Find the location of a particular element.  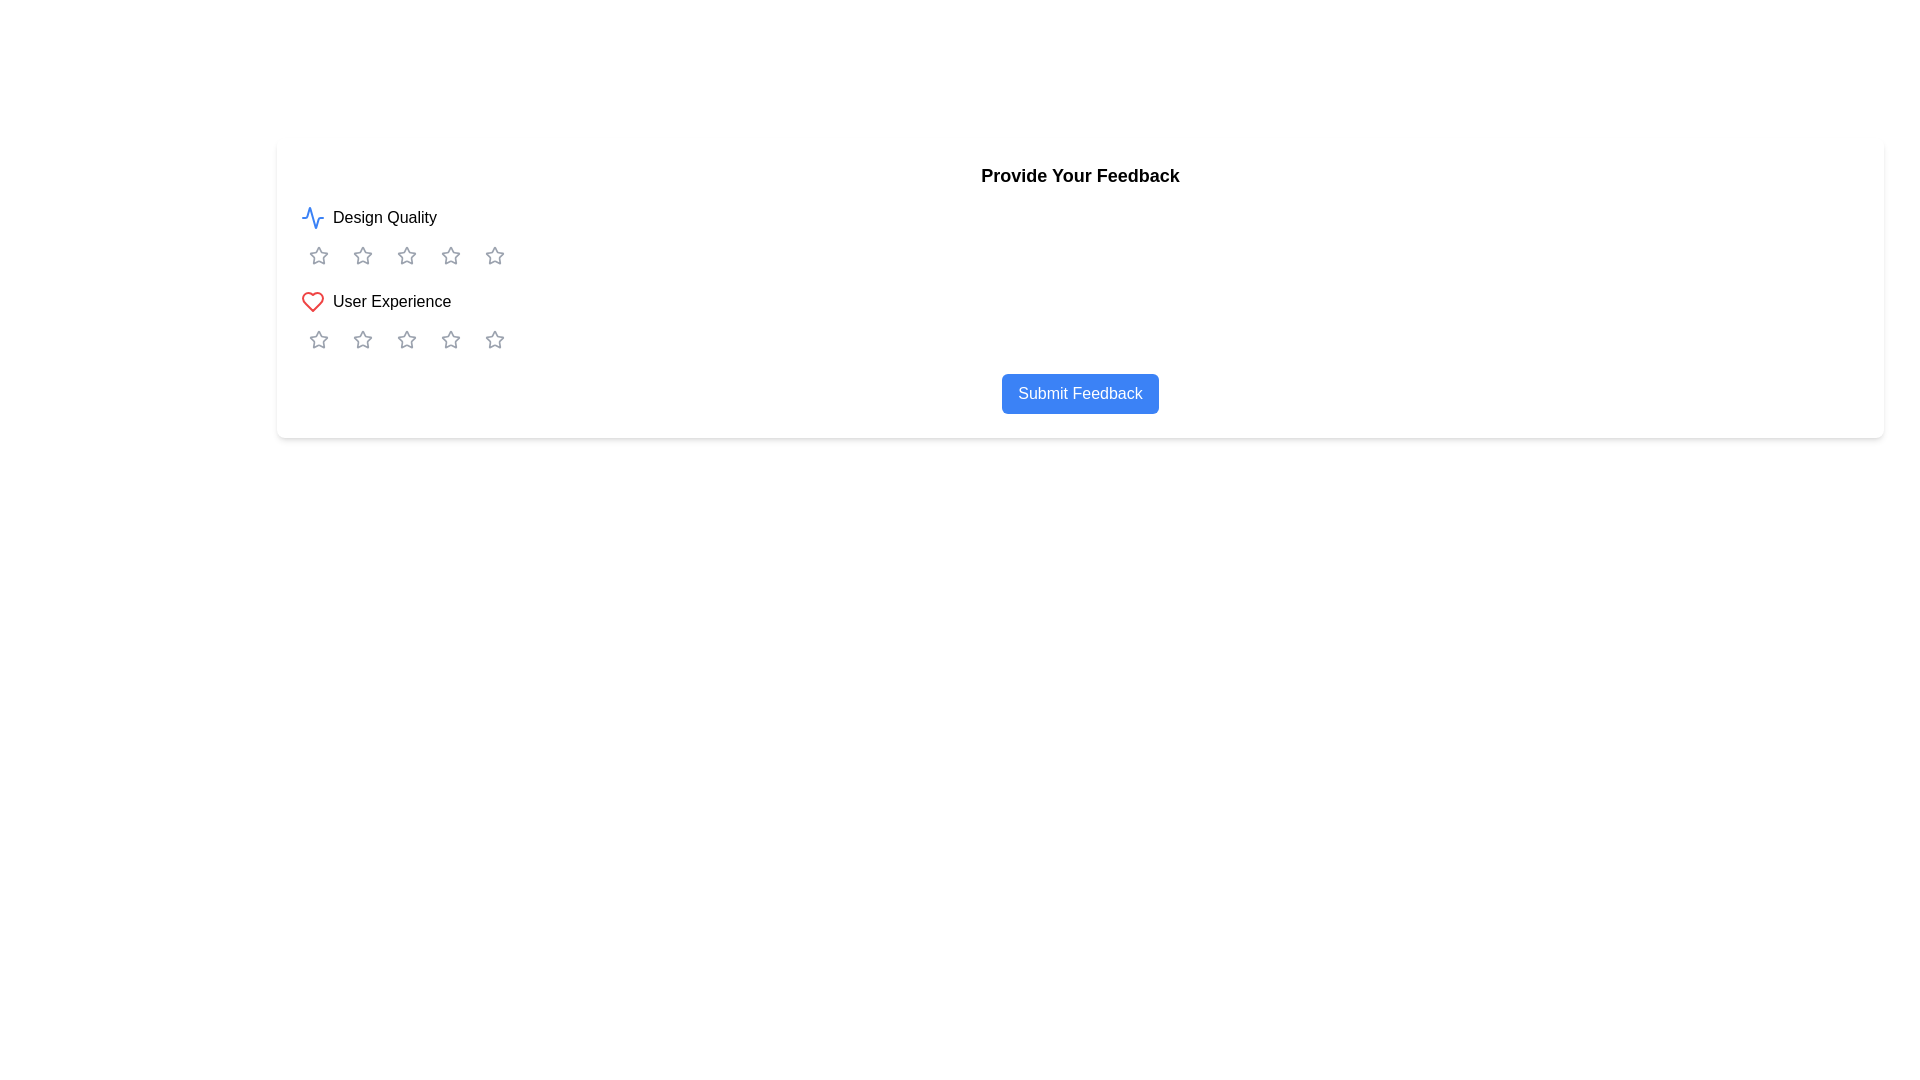

the fourth interactive star icon in the 'Design Quality' rating row is located at coordinates (450, 254).